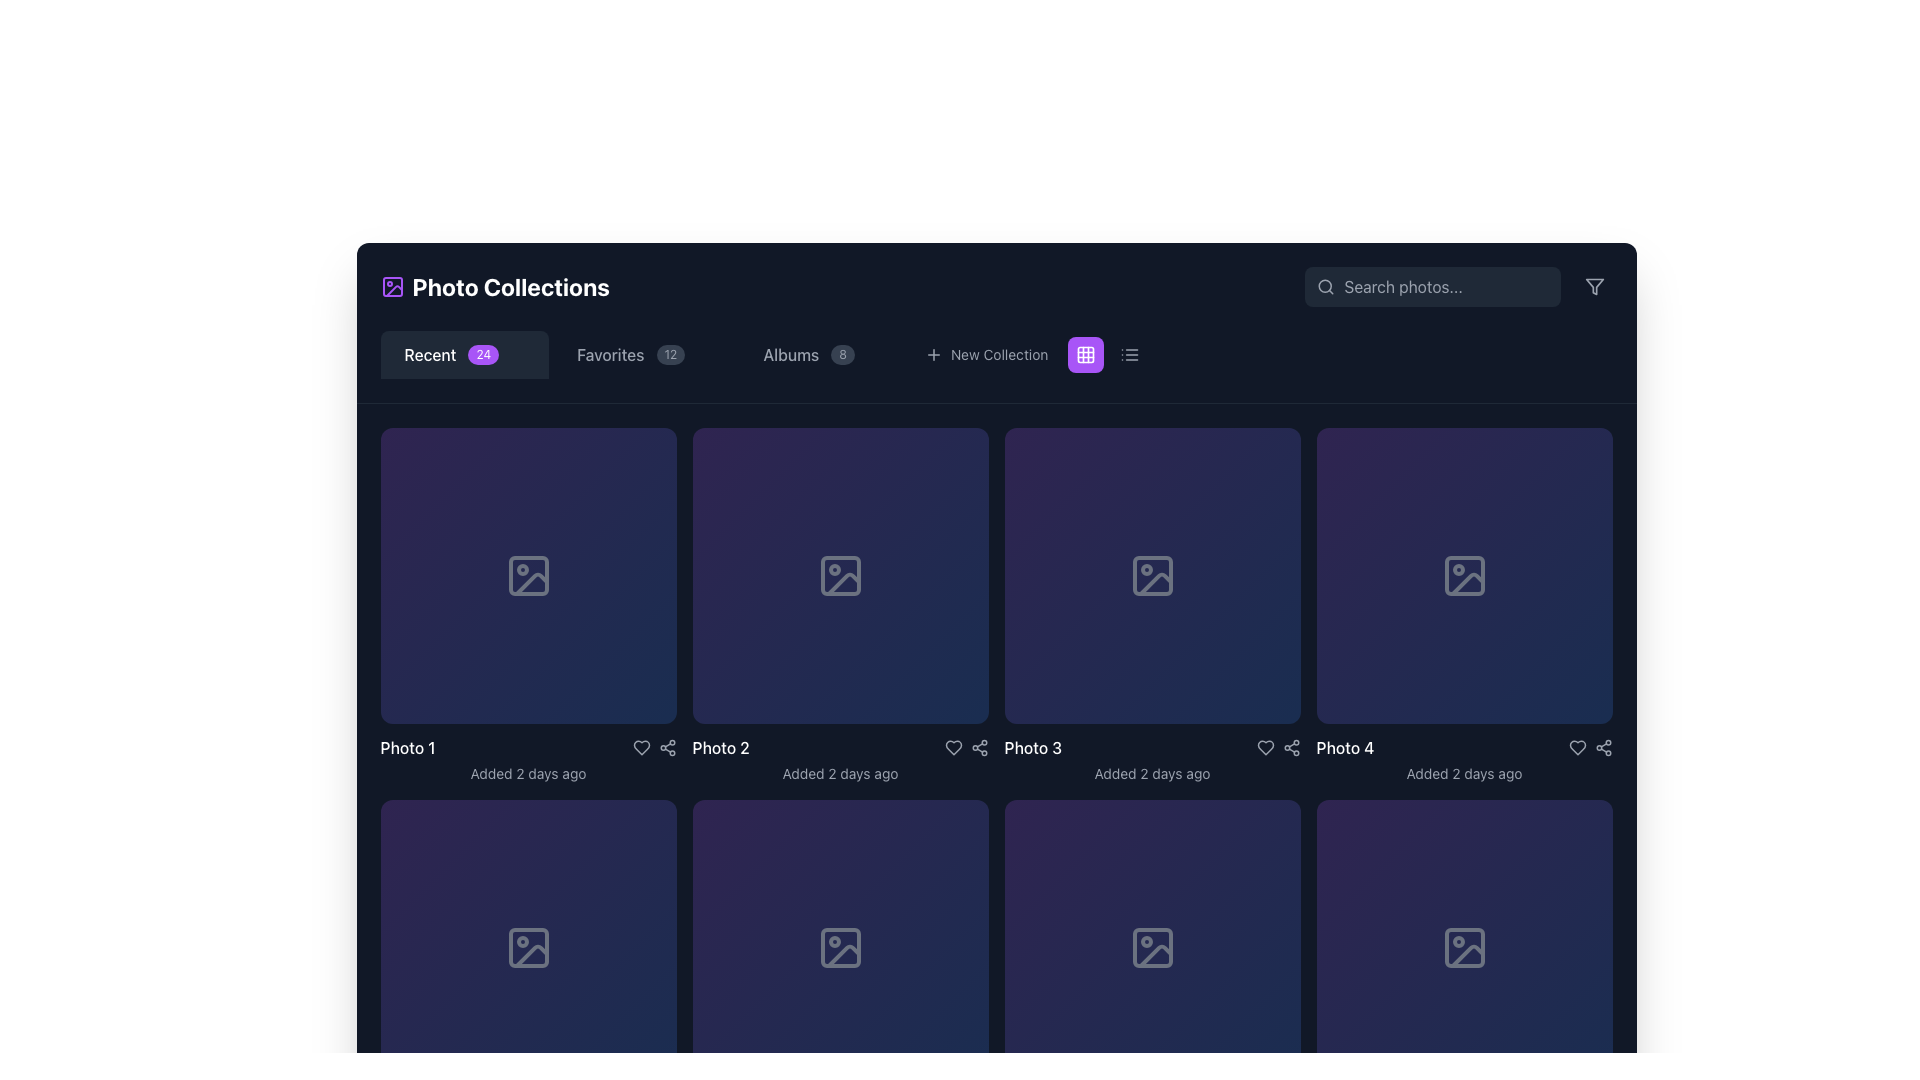 This screenshot has width=1920, height=1080. What do you see at coordinates (840, 575) in the screenshot?
I see `the second interactive square in the horizontally aligned grid of image placeholders labeled 'Photo 2'` at bounding box center [840, 575].